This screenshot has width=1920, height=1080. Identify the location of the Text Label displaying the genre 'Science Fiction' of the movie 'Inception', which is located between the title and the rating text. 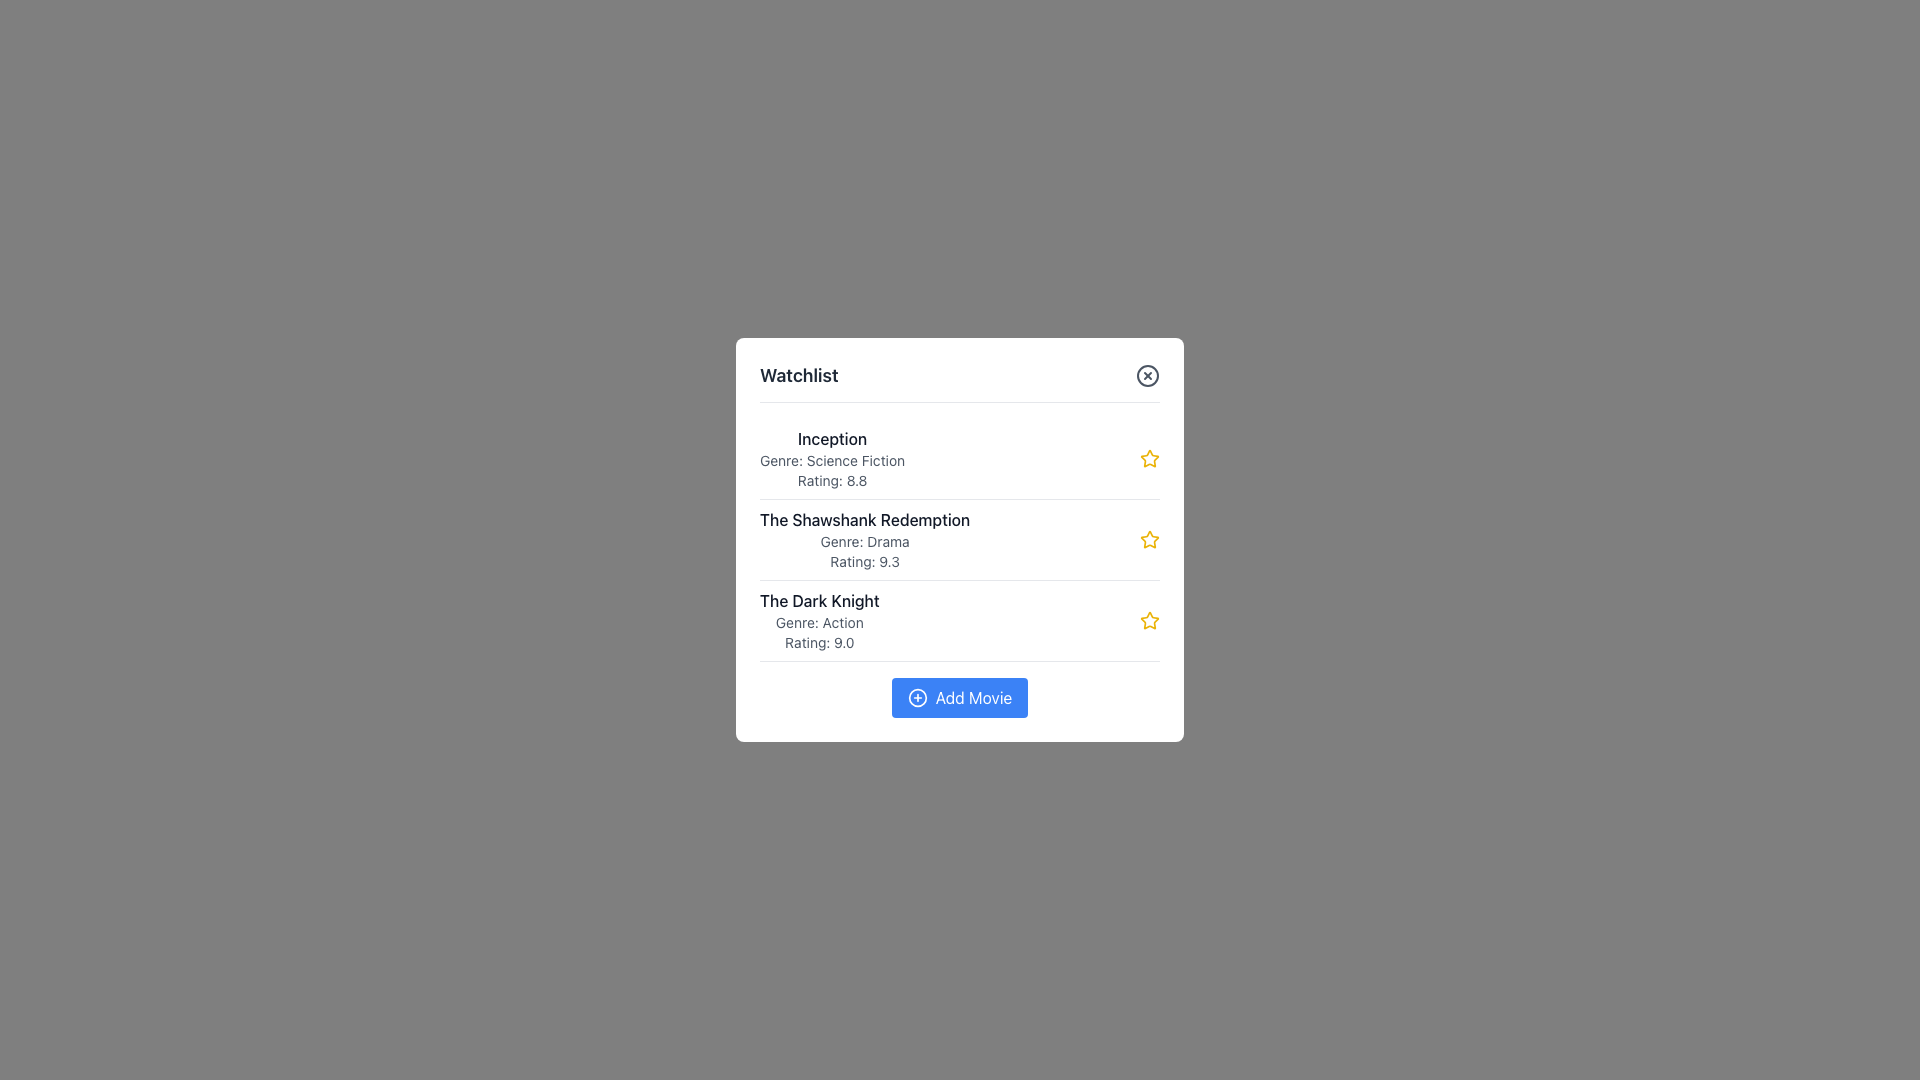
(832, 461).